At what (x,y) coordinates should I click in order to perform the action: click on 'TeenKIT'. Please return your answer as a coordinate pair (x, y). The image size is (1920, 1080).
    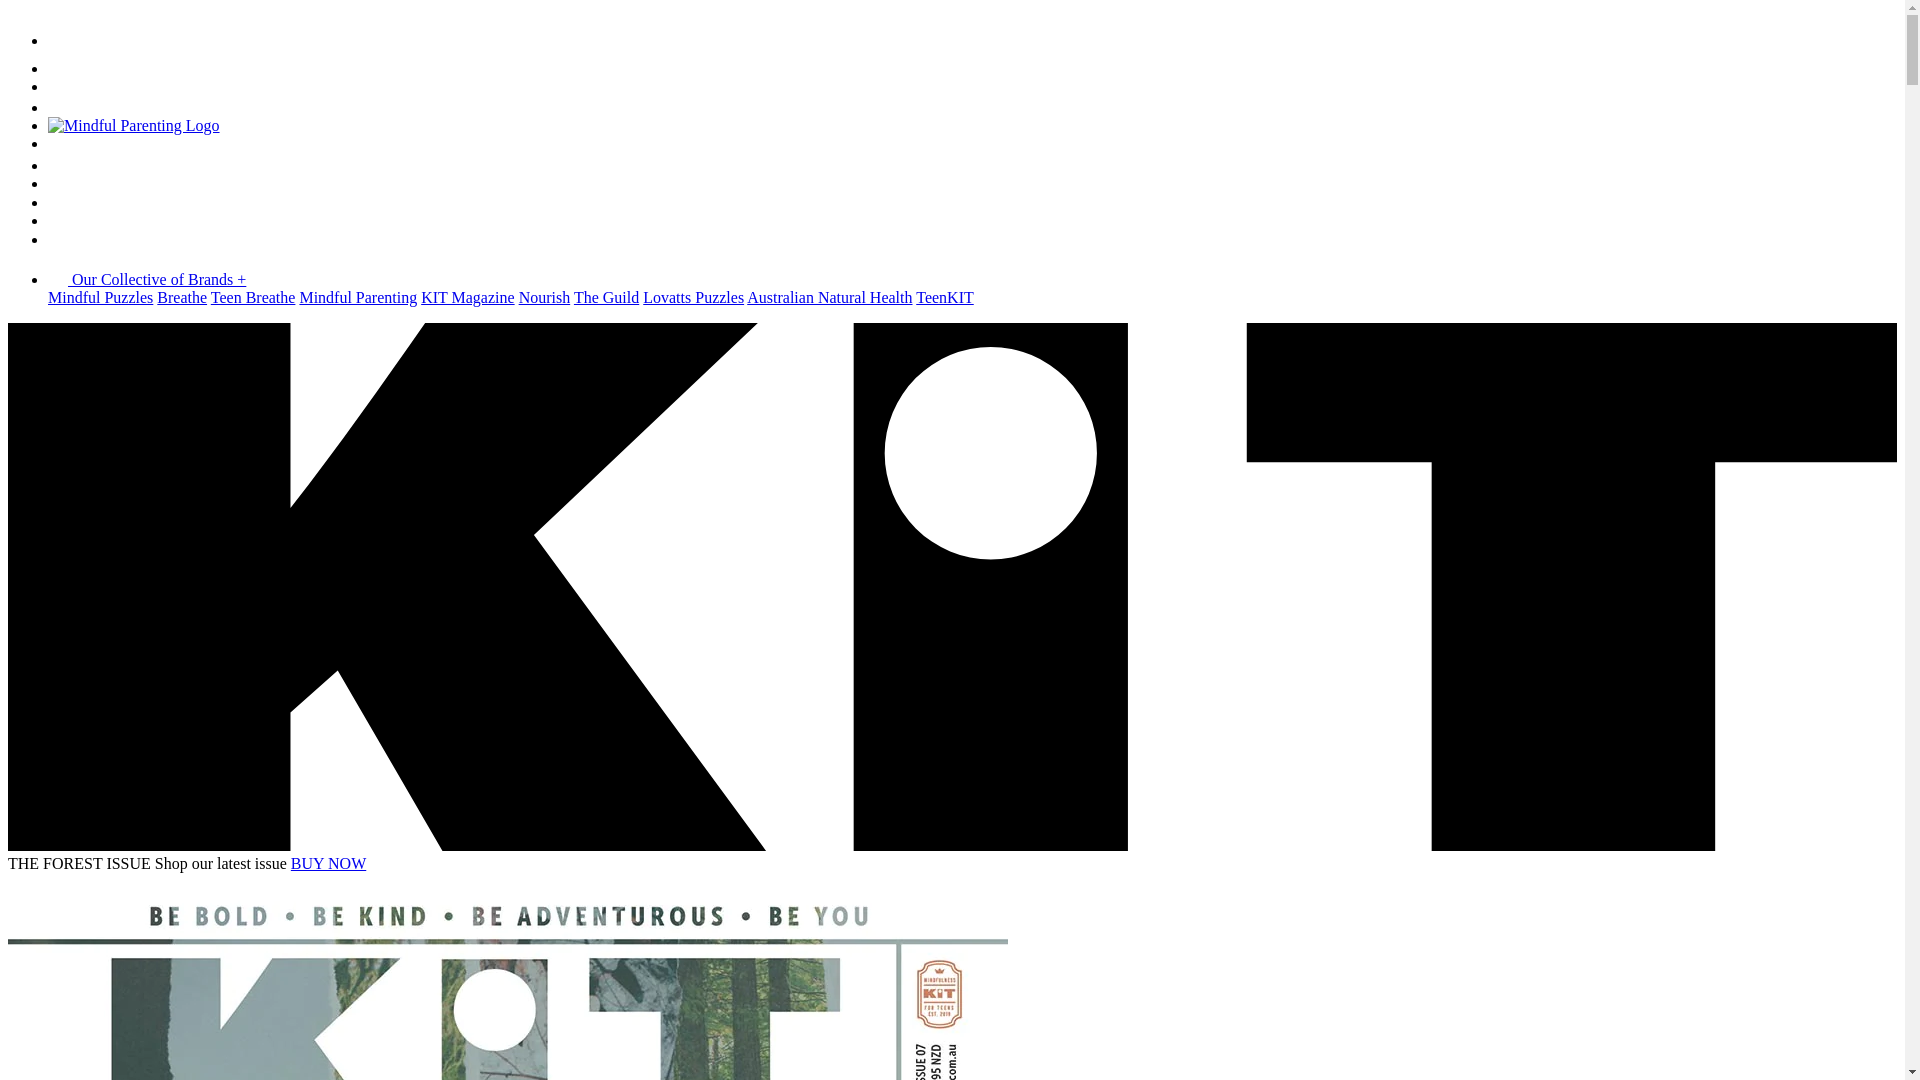
    Looking at the image, I should click on (915, 297).